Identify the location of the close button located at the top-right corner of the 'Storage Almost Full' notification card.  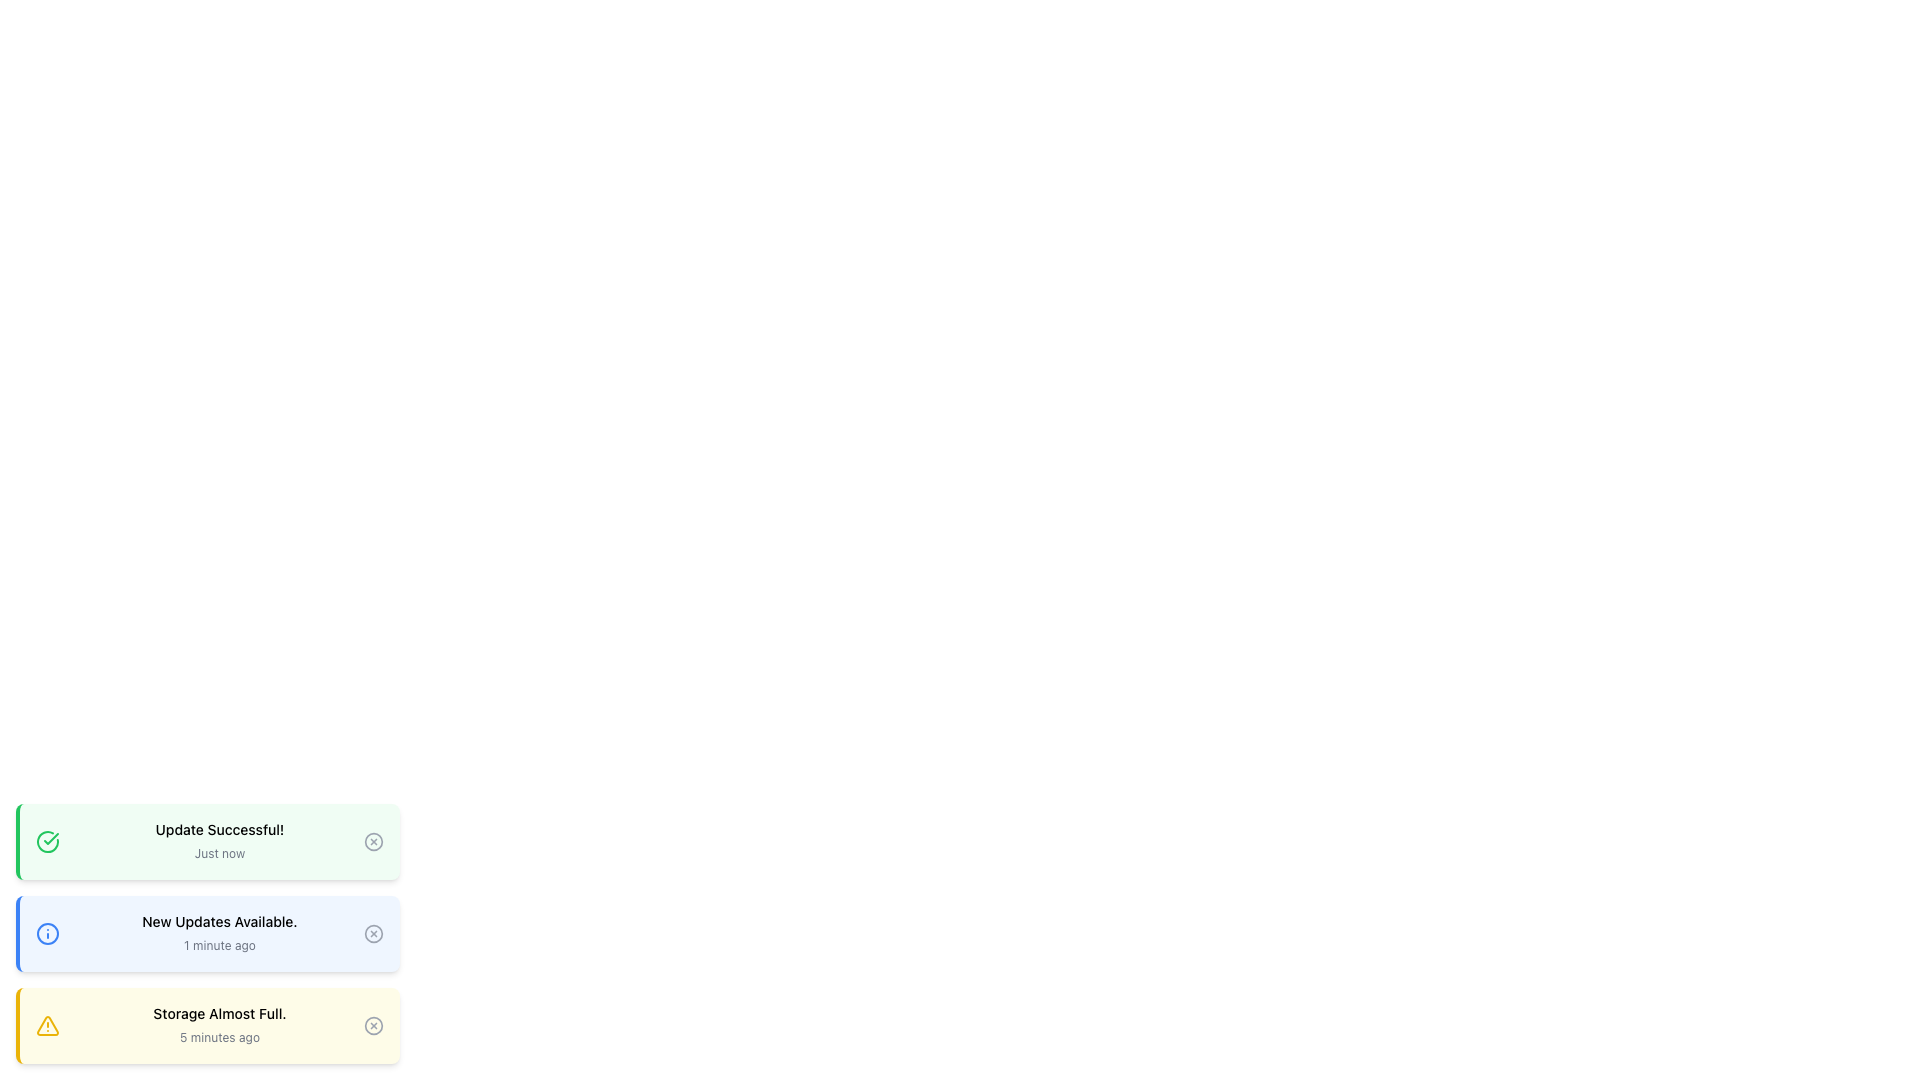
(374, 1026).